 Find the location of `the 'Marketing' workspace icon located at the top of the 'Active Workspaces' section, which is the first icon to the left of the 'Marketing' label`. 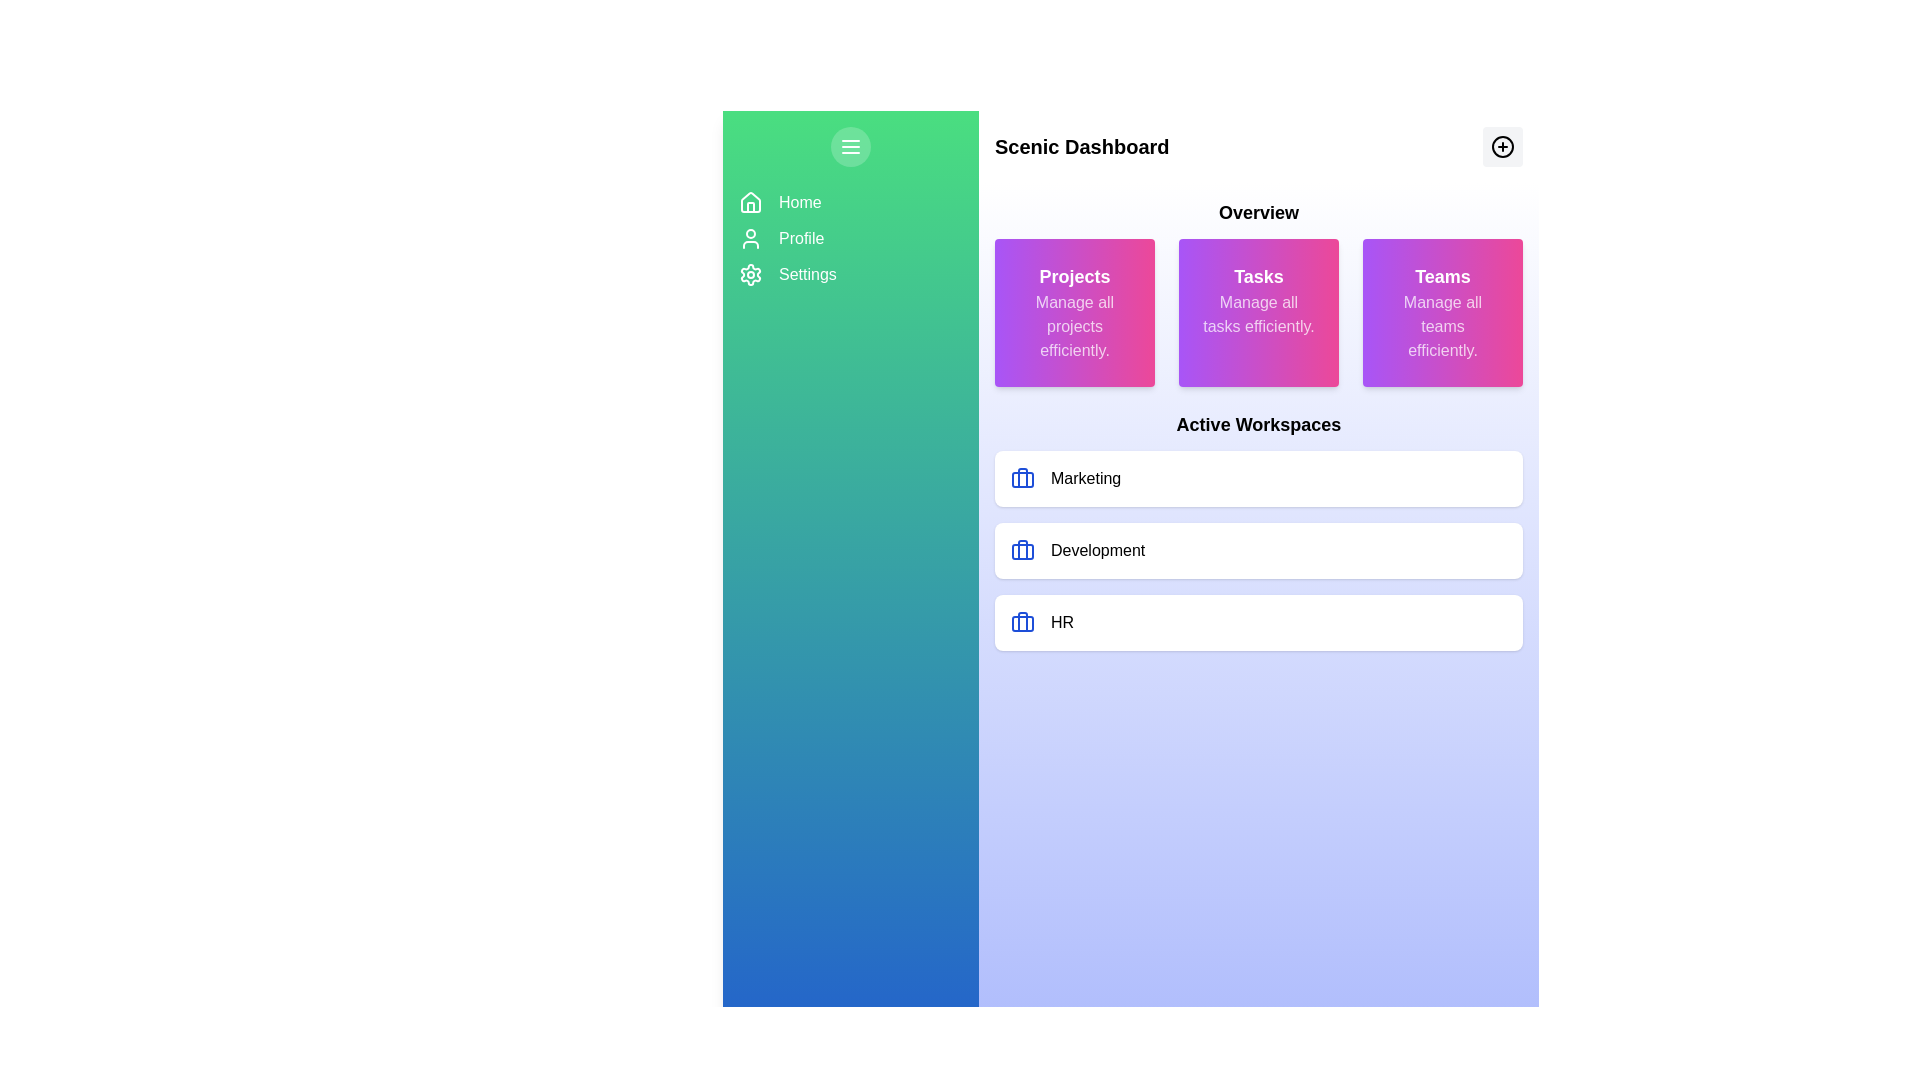

the 'Marketing' workspace icon located at the top of the 'Active Workspaces' section, which is the first icon to the left of the 'Marketing' label is located at coordinates (1022, 478).